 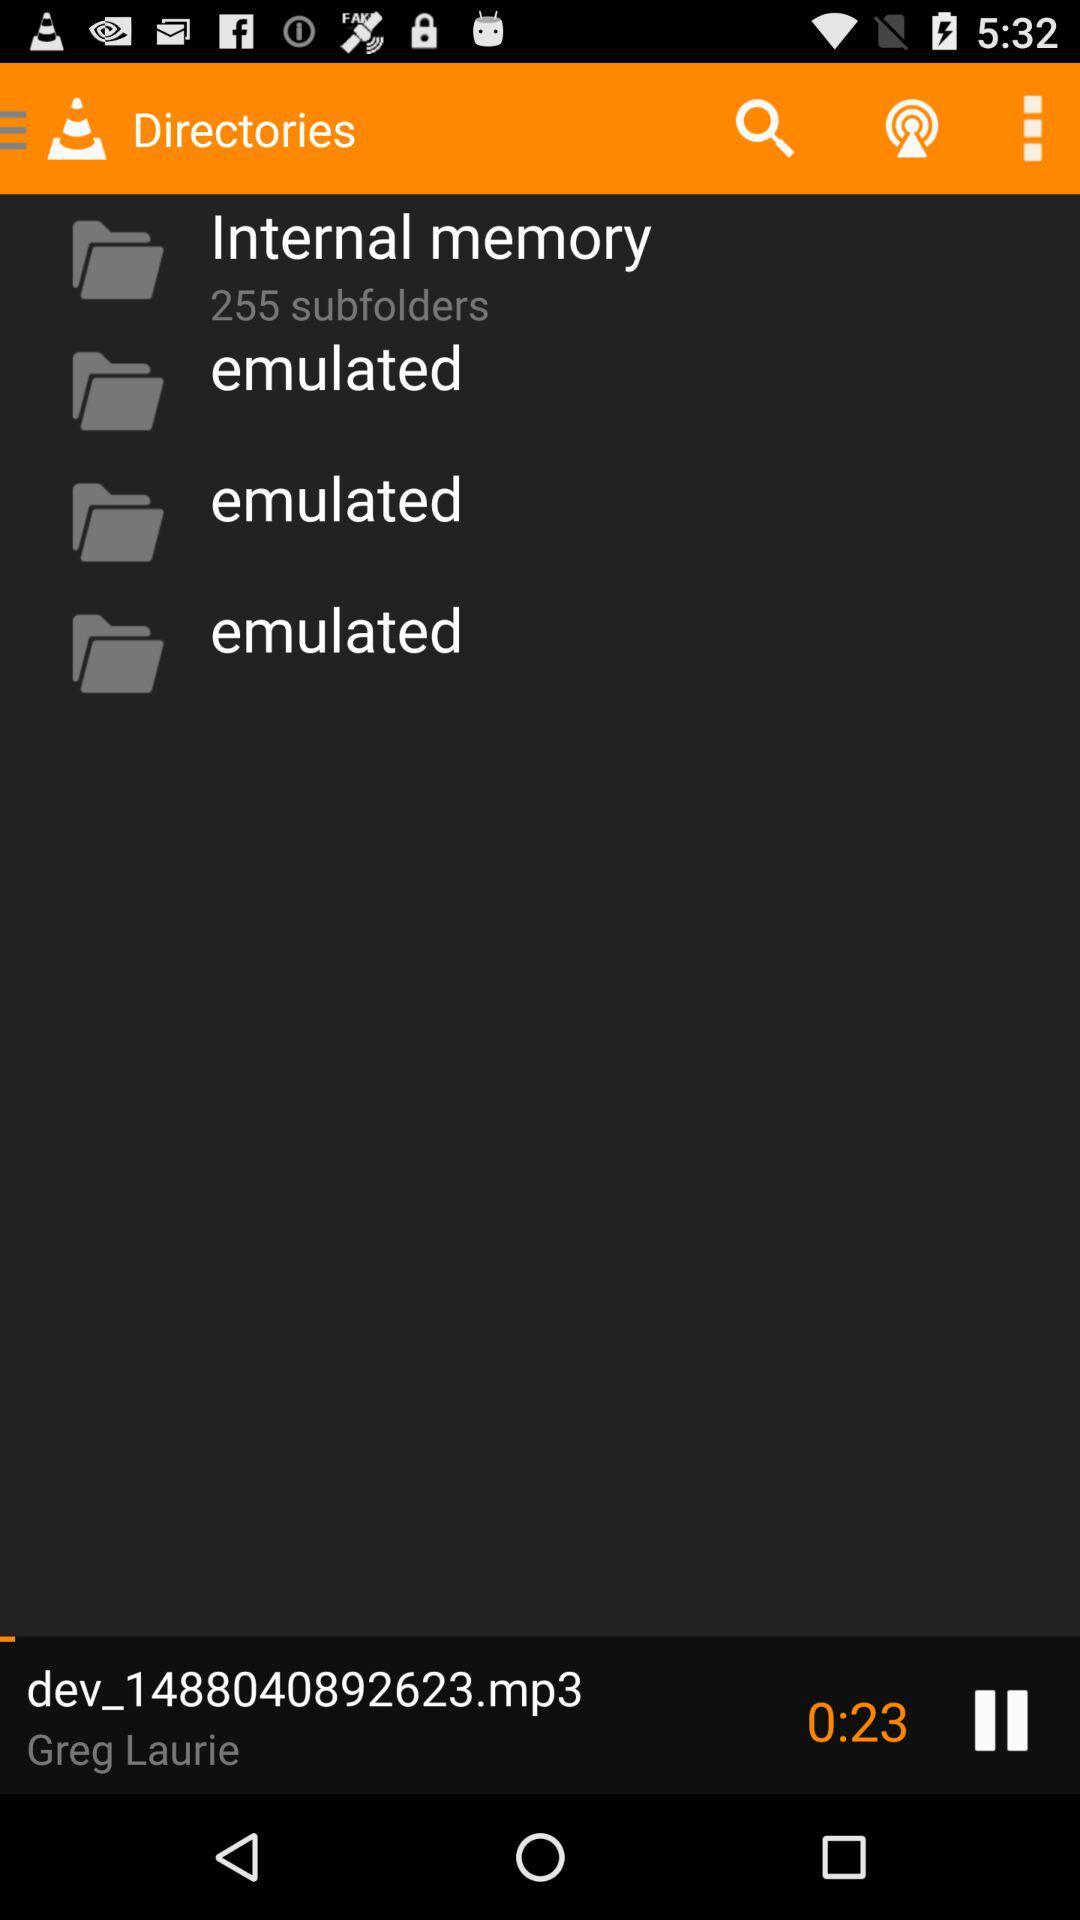 I want to click on 0:24 icon, so click(x=856, y=1719).